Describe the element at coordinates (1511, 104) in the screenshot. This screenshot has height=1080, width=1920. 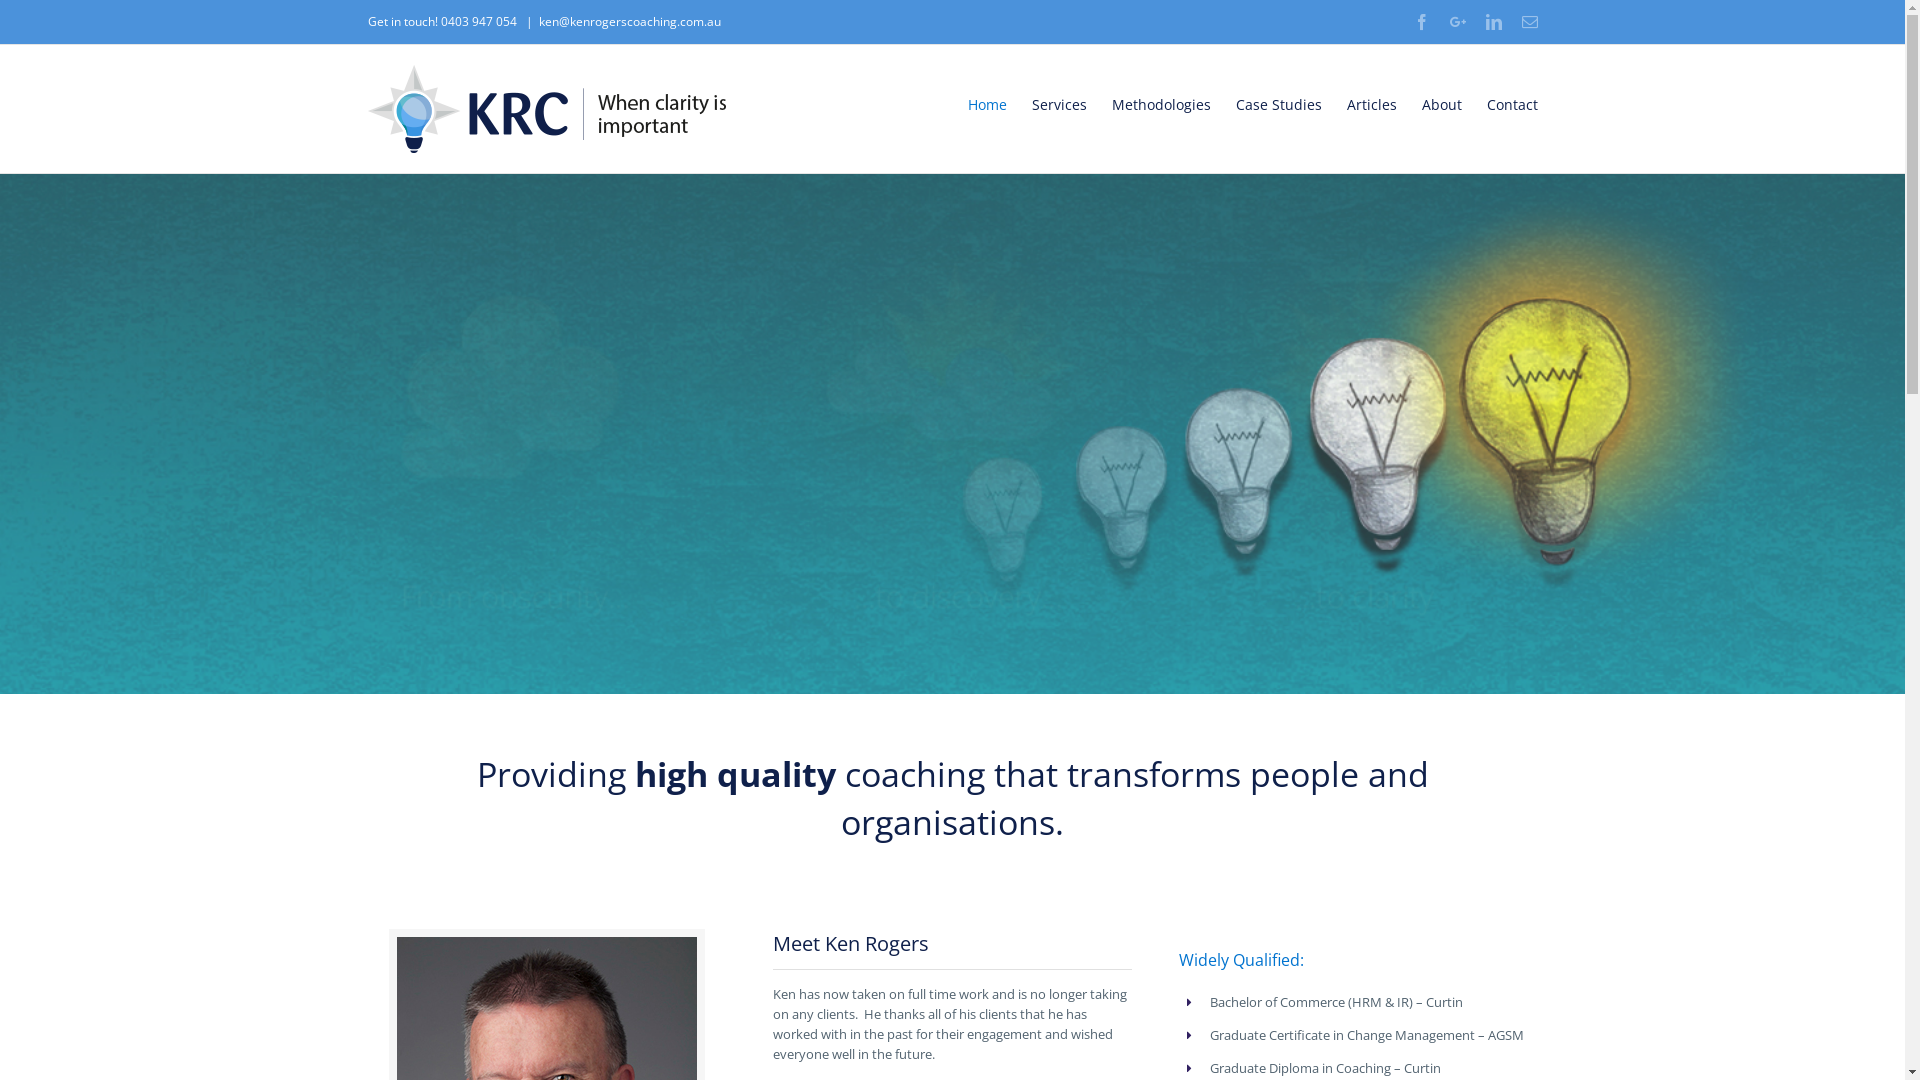
I see `'Contact'` at that location.